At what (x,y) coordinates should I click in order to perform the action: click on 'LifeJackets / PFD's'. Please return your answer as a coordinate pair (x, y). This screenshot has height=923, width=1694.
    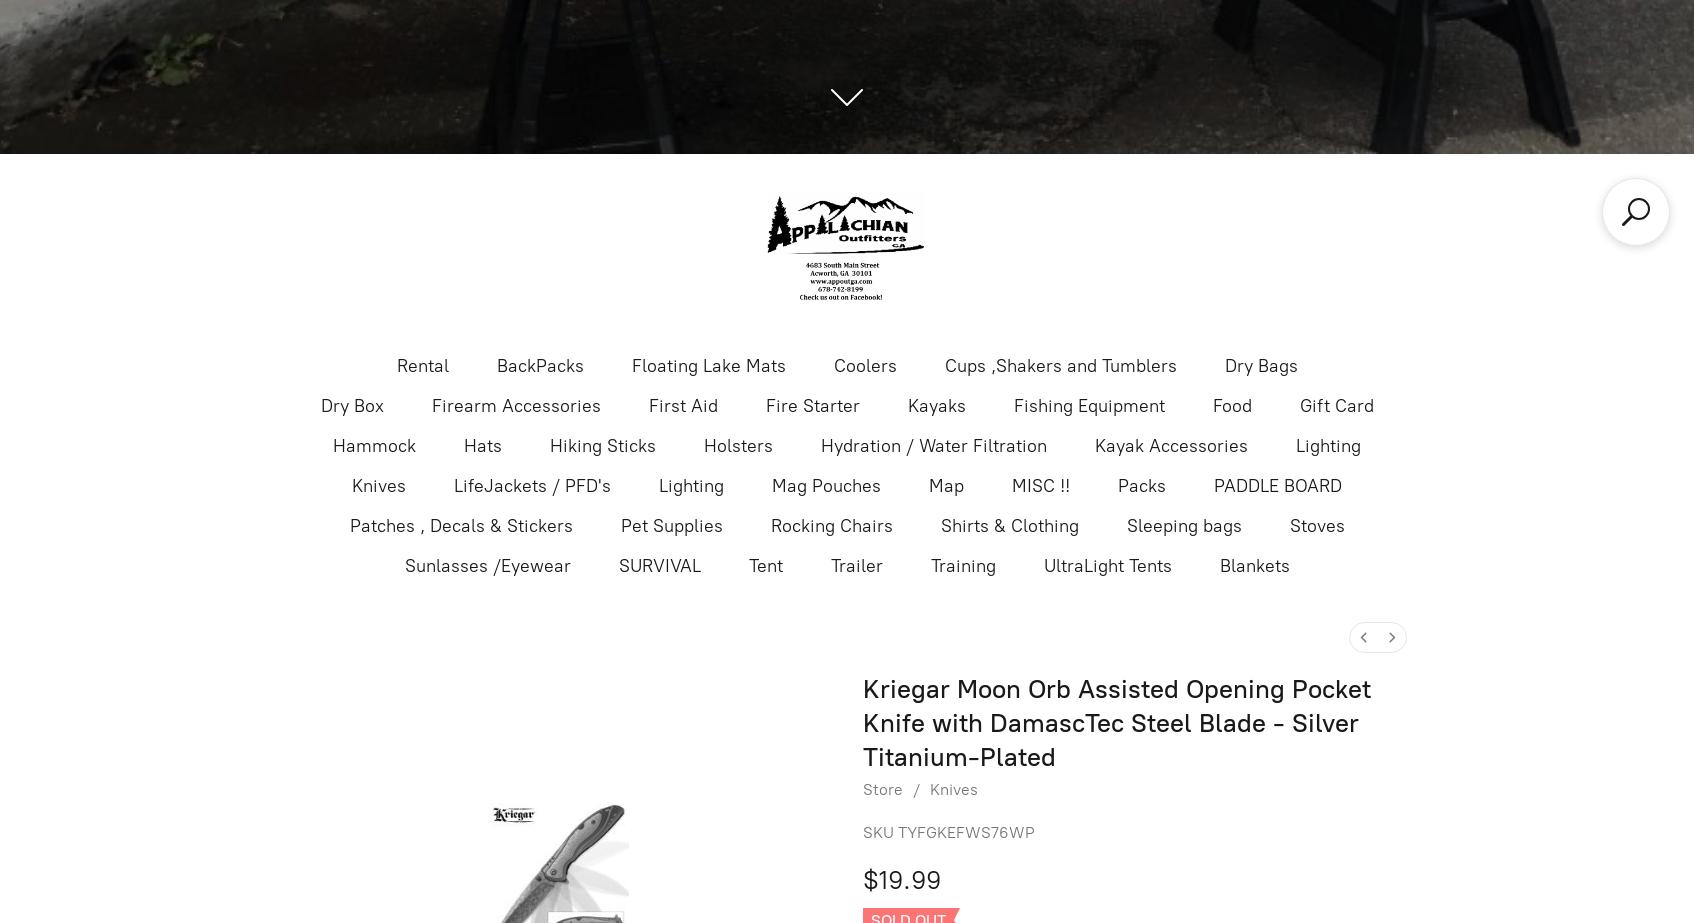
    Looking at the image, I should click on (531, 484).